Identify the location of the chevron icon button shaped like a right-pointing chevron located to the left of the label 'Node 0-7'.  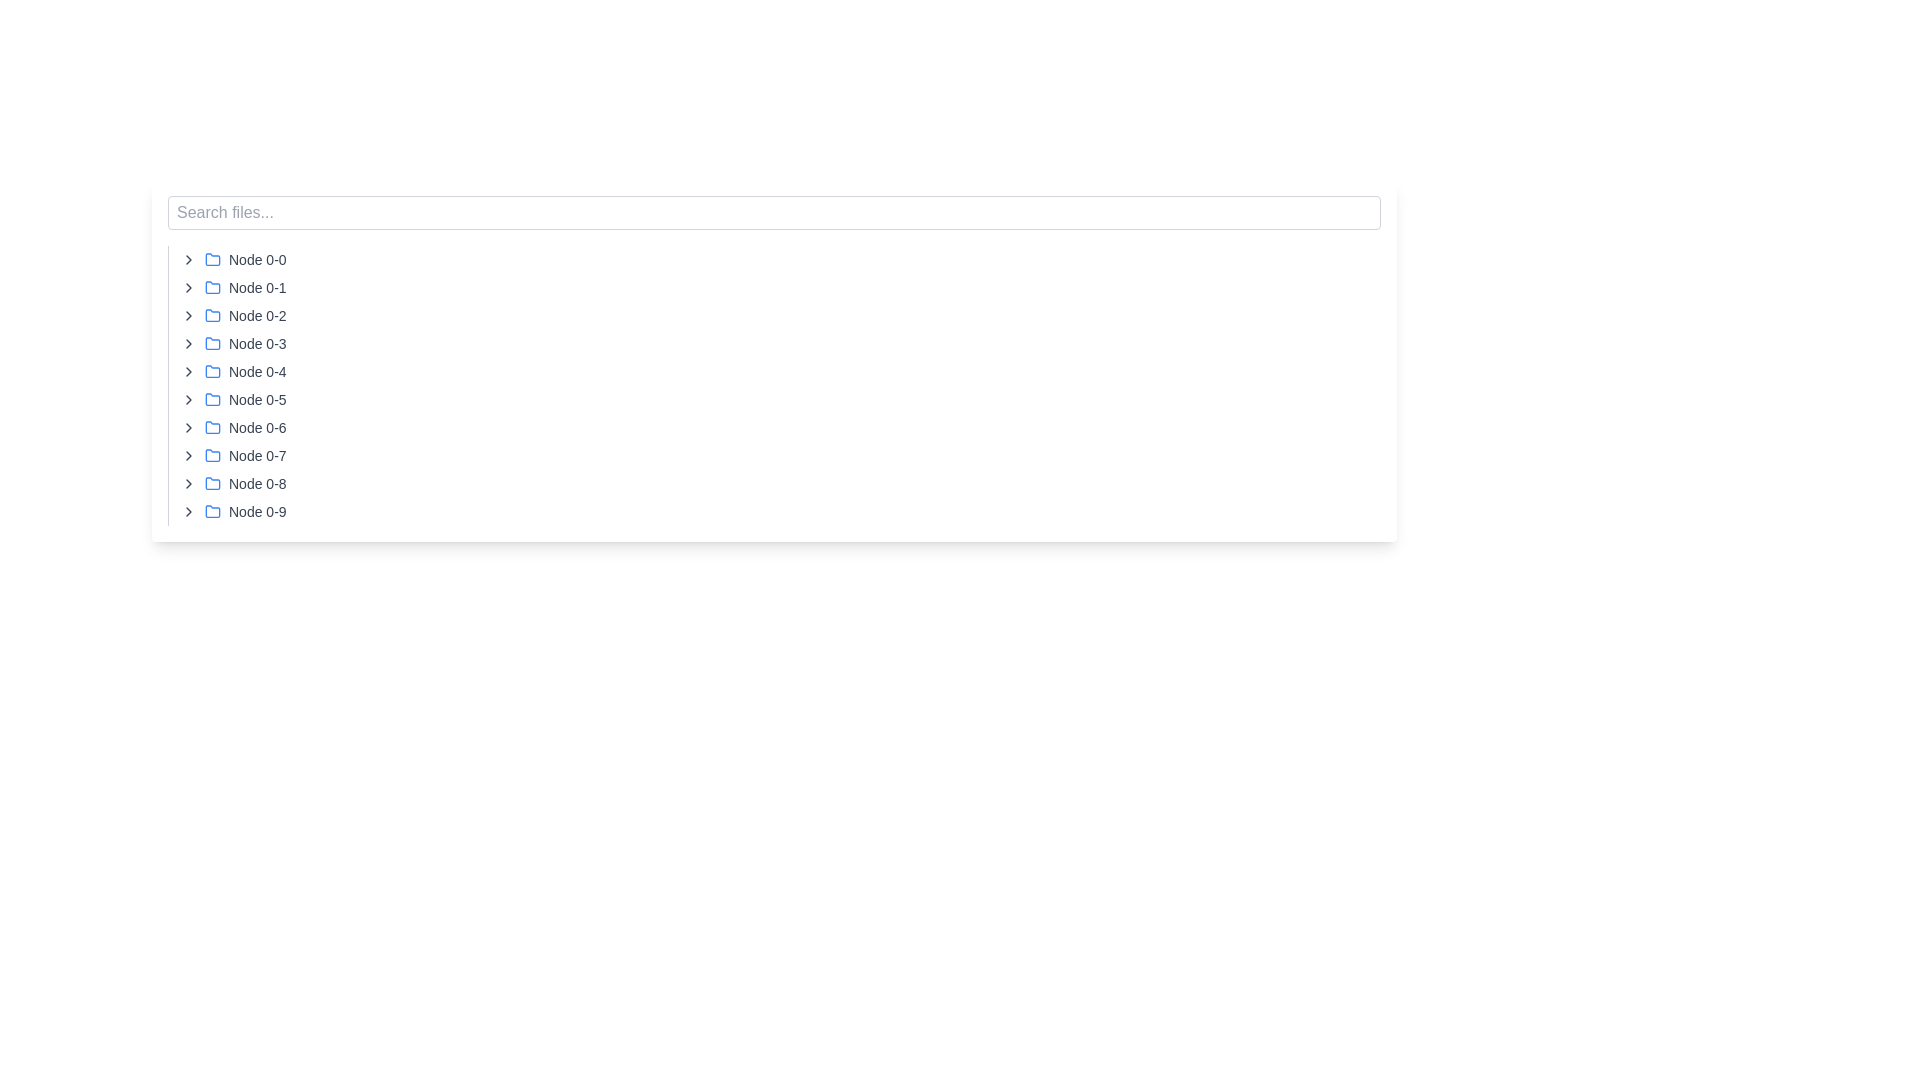
(188, 455).